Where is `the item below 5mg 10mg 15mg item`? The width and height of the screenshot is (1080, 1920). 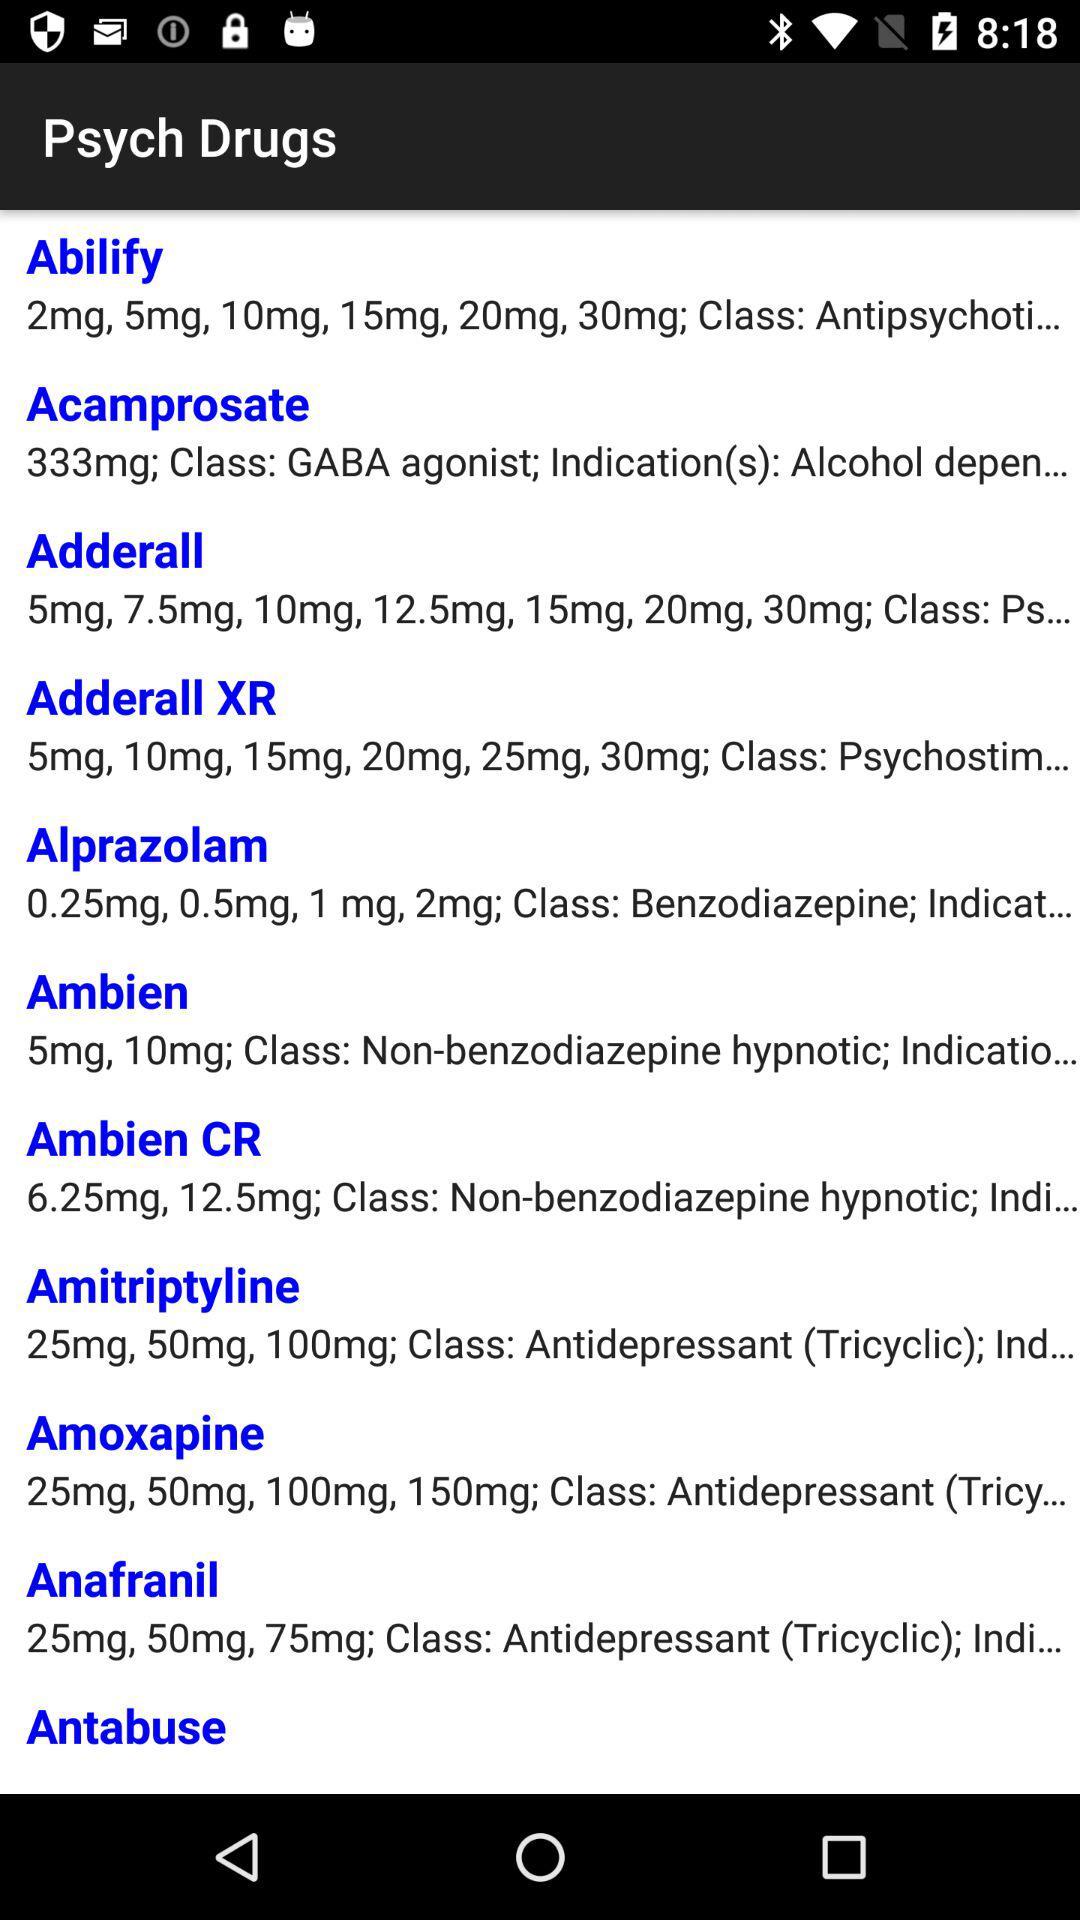
the item below 5mg 10mg 15mg item is located at coordinates (146, 843).